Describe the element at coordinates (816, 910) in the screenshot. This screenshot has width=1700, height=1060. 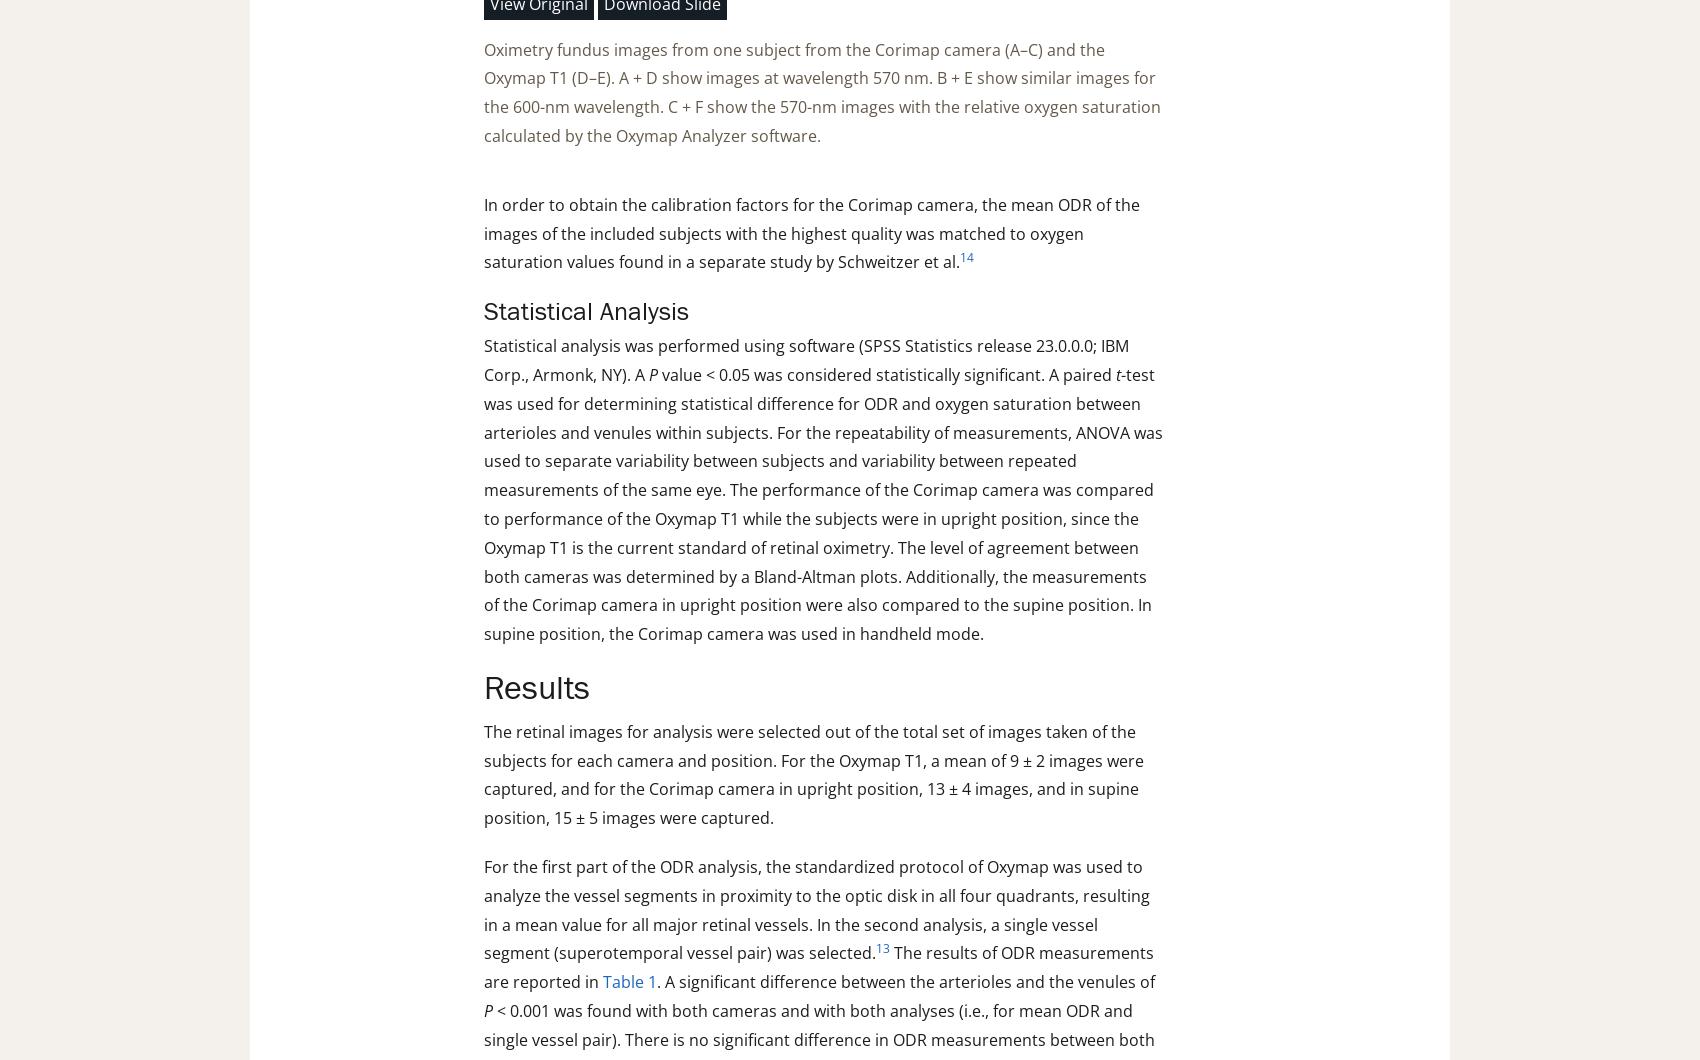
I see `'For the first part of the ODR analysis, the standardized protocol of Oxymap was used to analyze the vessel segments in proximity to the optic disk in all four quadrants, resulting in a mean value for all major retinal vessels. In the second analysis, a single vessel segment (superotemporal vessel pair) was selected.'` at that location.